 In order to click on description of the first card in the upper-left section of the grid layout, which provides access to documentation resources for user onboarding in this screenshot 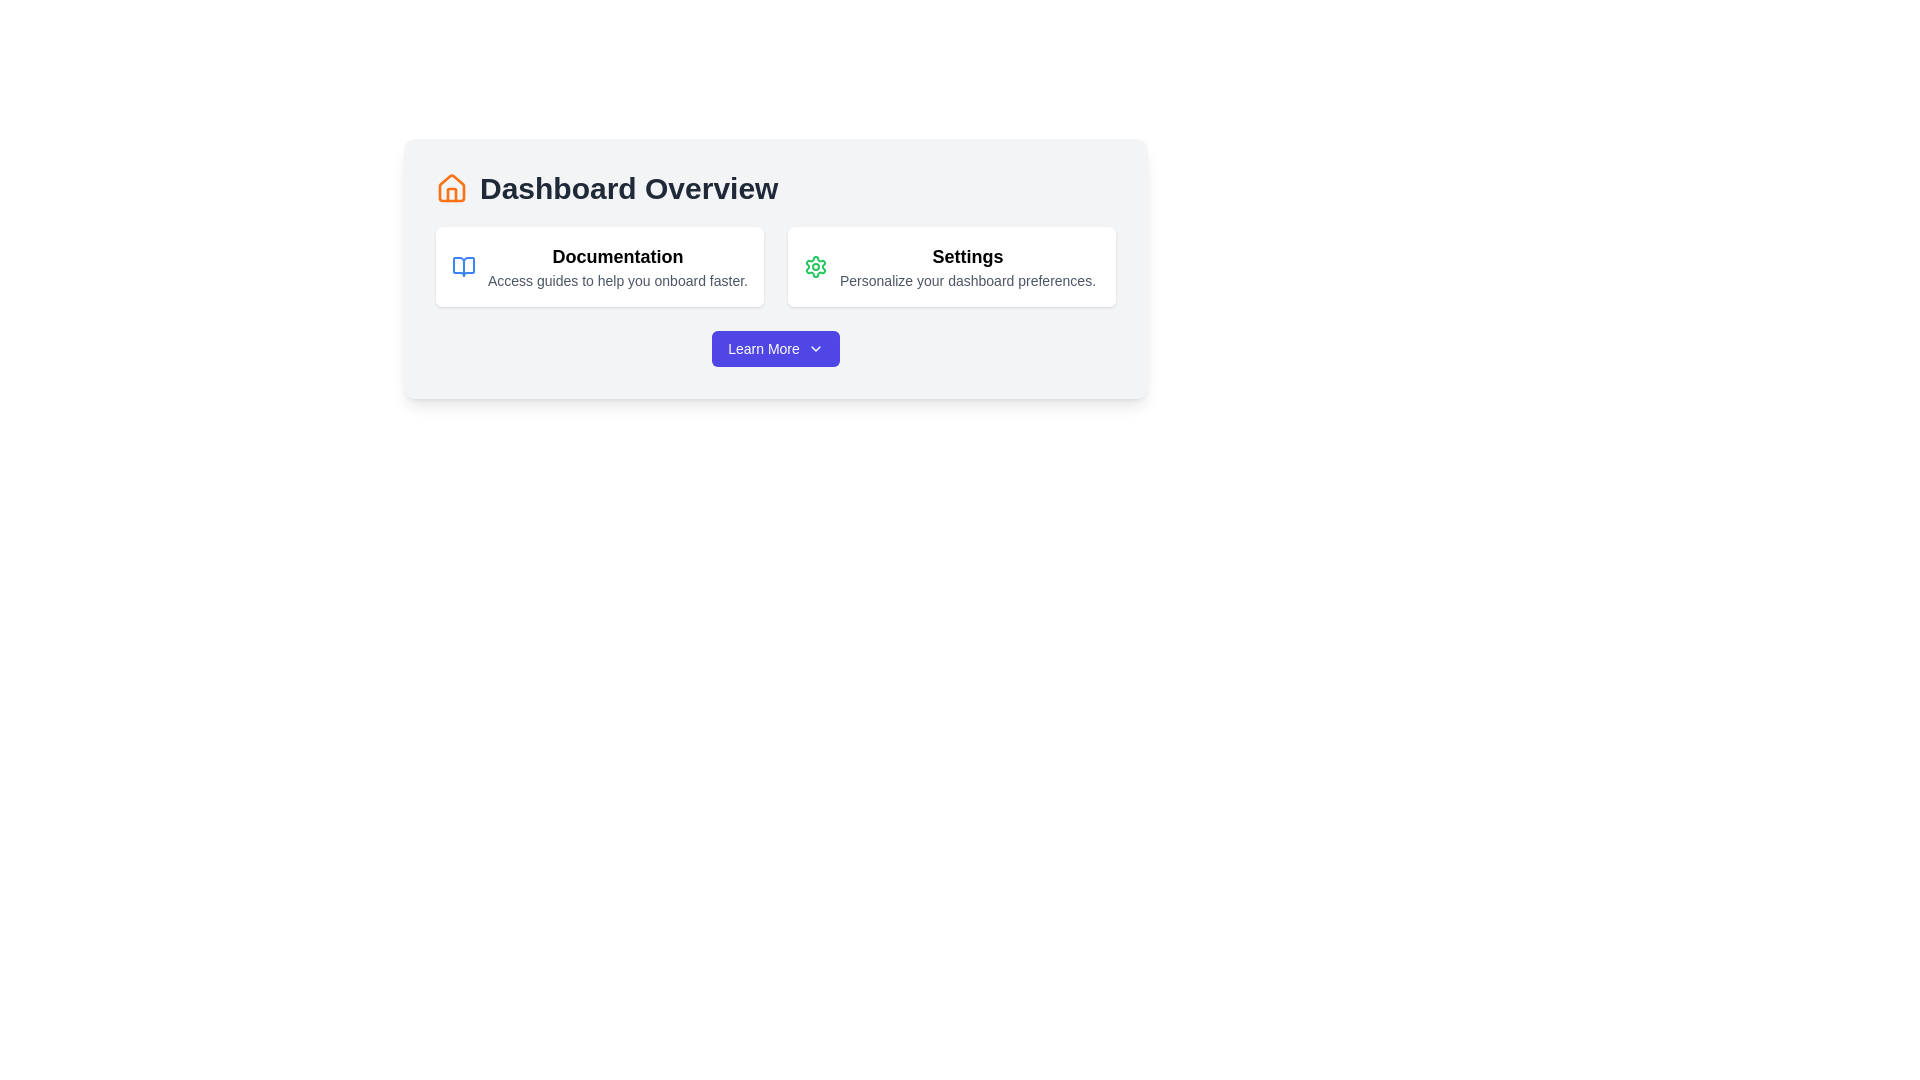, I will do `click(599, 265)`.